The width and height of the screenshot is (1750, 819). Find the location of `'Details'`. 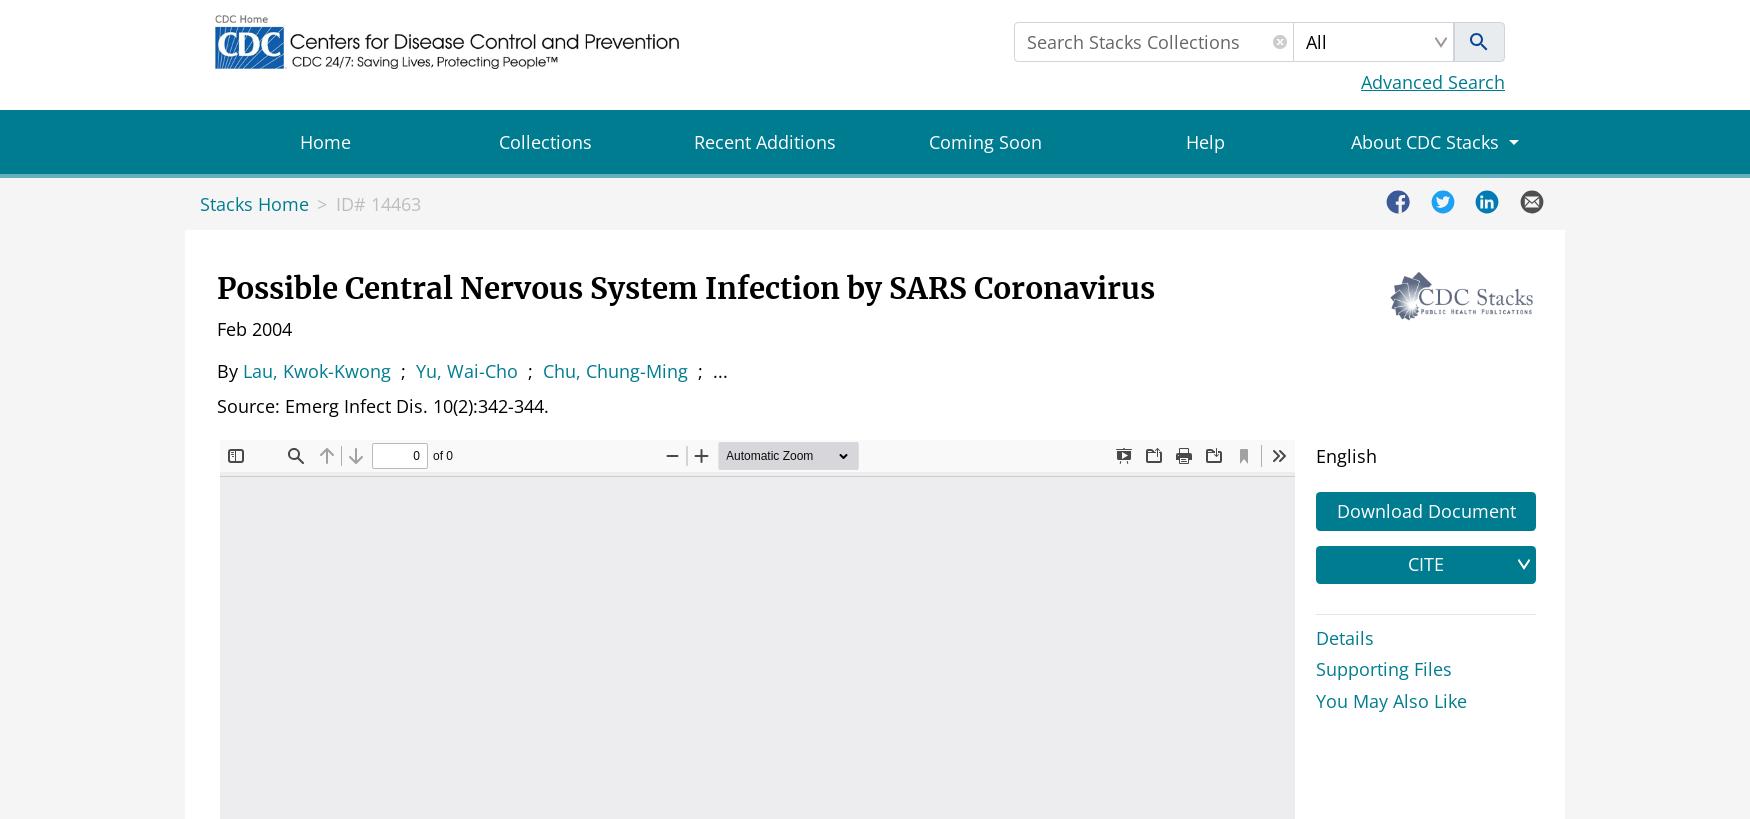

'Details' is located at coordinates (1345, 636).